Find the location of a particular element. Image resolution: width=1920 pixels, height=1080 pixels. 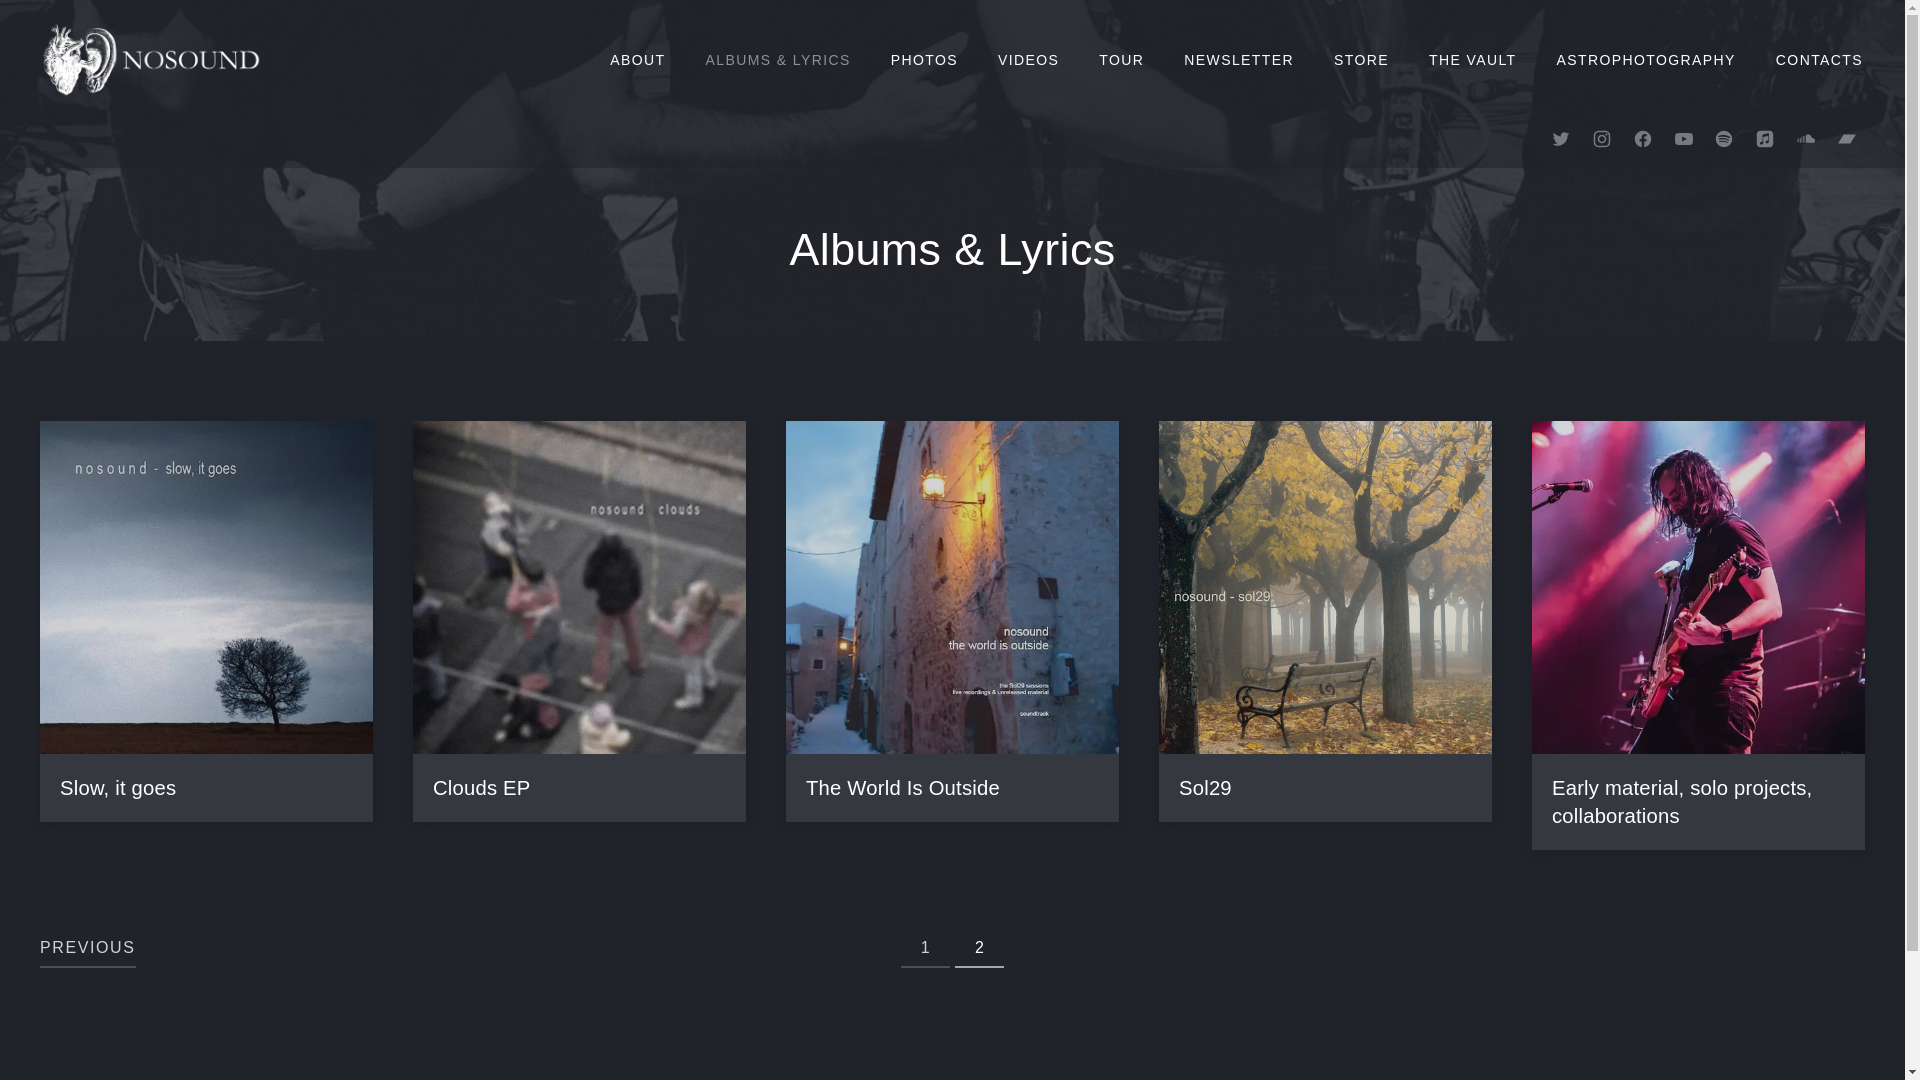

'ASTROPHOTOGRAPHY' is located at coordinates (1646, 59).